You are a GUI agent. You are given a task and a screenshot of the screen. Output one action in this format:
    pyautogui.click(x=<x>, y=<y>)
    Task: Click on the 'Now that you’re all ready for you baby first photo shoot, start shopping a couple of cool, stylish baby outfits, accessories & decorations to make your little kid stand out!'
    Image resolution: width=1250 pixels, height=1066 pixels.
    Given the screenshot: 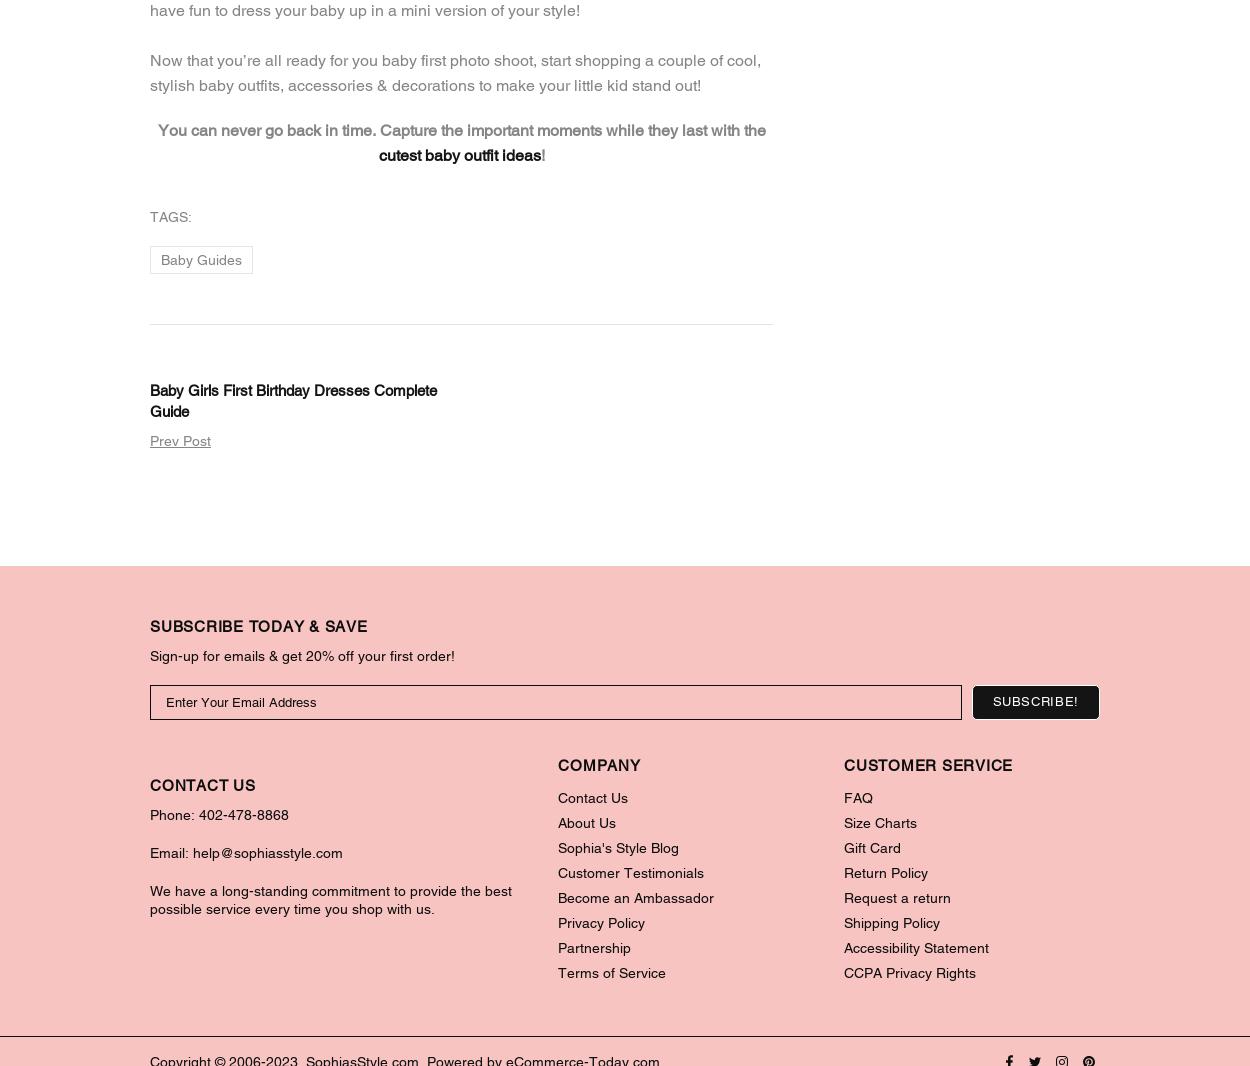 What is the action you would take?
    pyautogui.click(x=150, y=70)
    